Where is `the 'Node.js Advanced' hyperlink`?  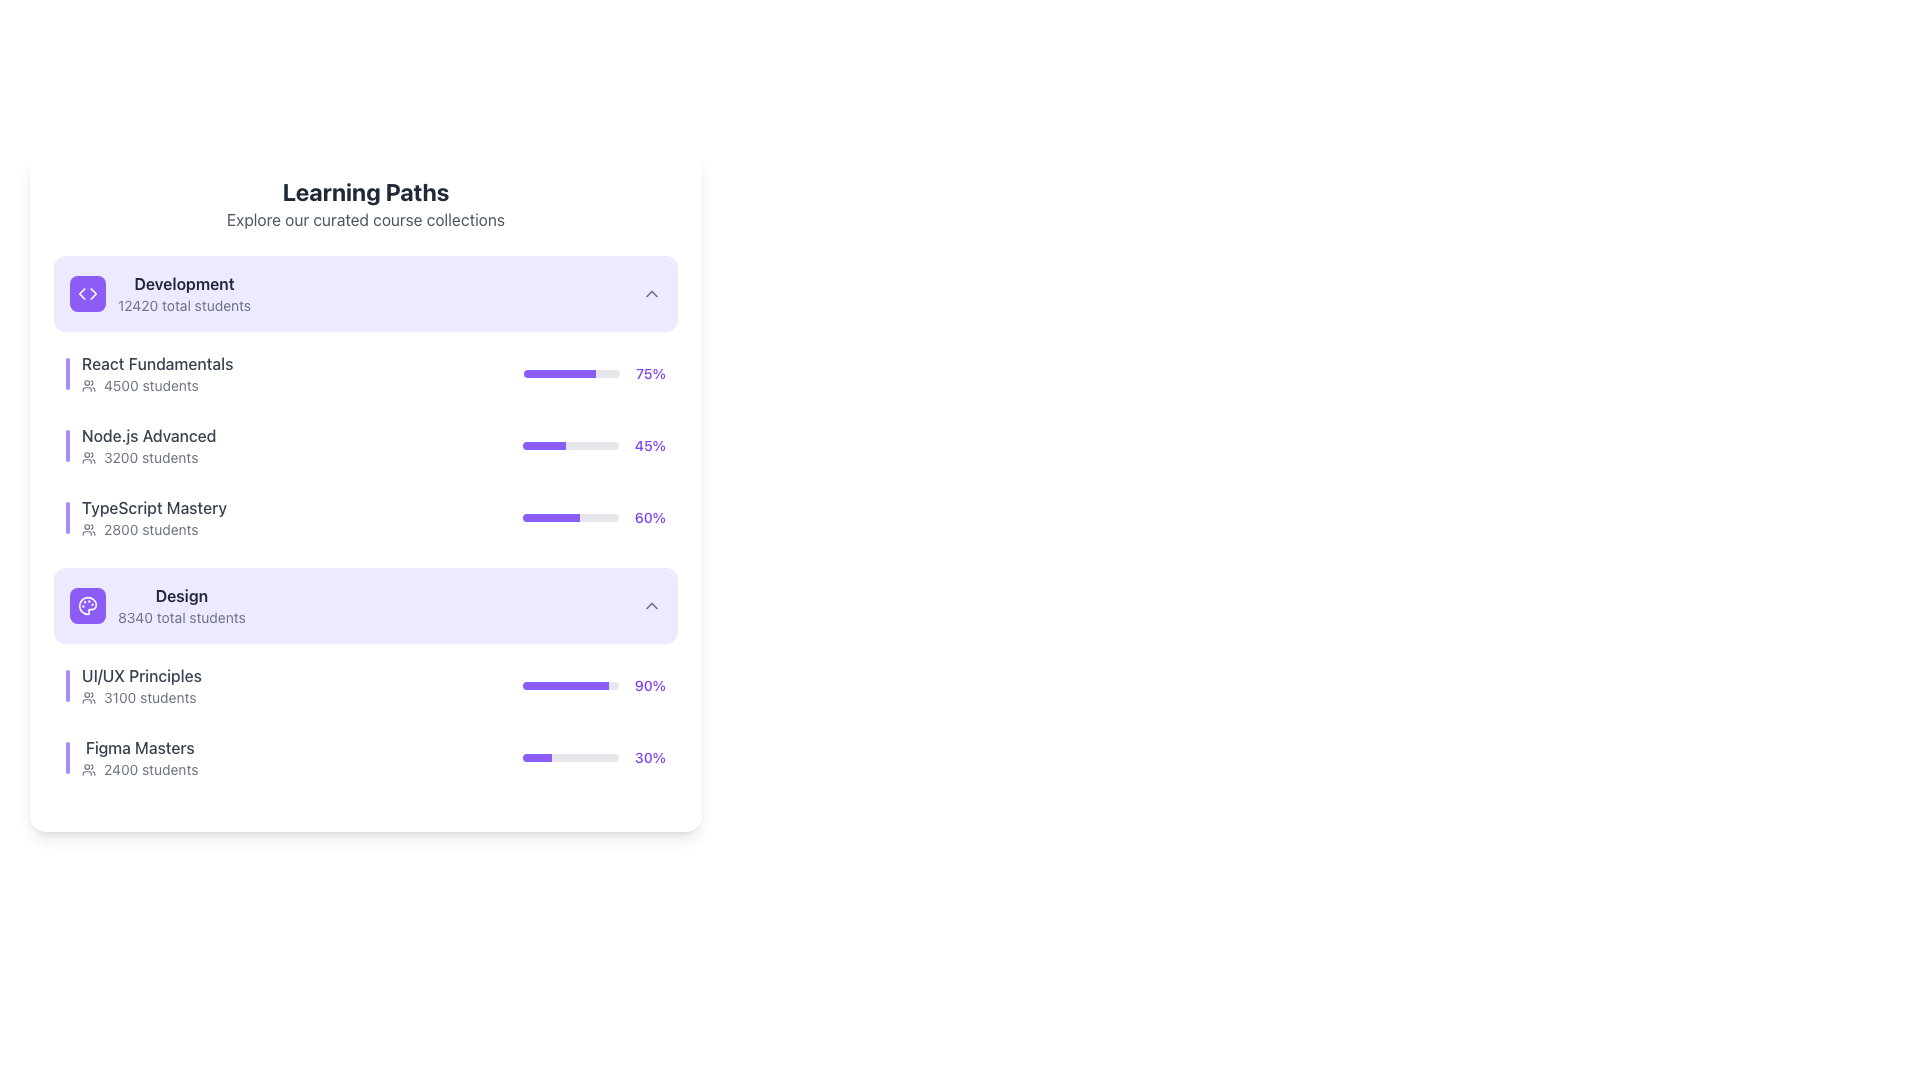 the 'Node.js Advanced' hyperlink is located at coordinates (148, 434).